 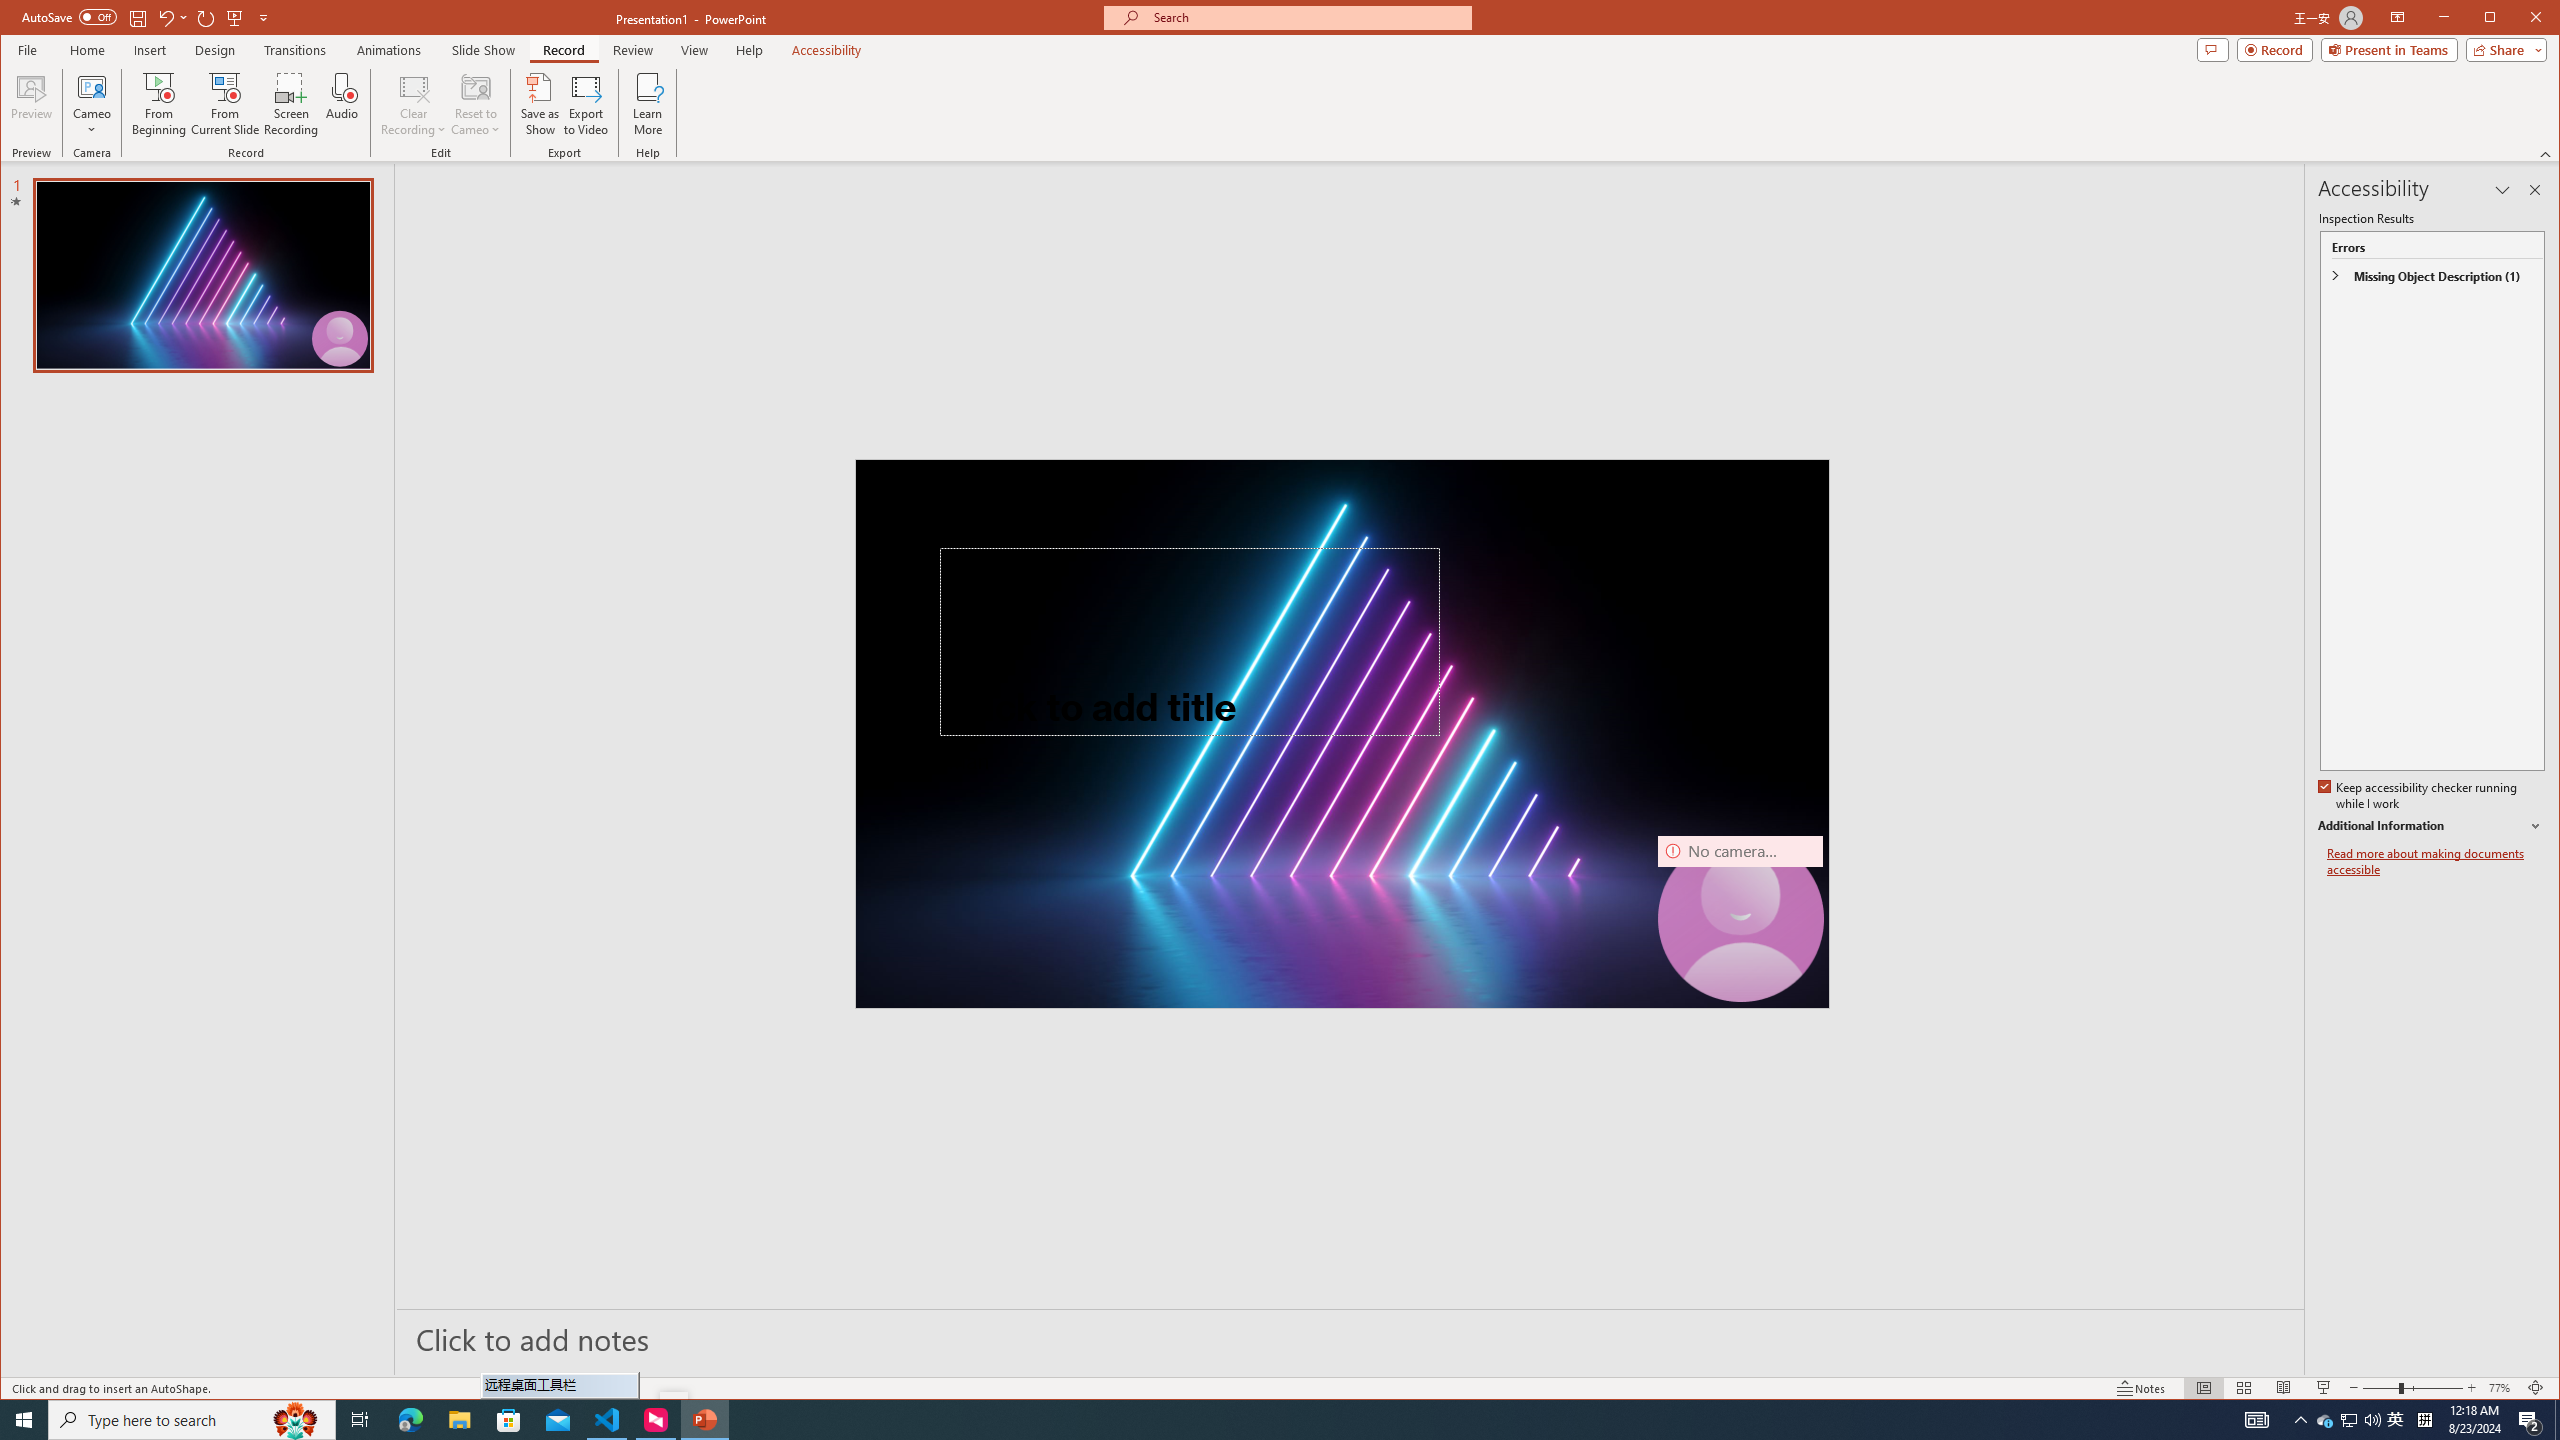 What do you see at coordinates (2502, 1387) in the screenshot?
I see `'Zoom 77%'` at bounding box center [2502, 1387].